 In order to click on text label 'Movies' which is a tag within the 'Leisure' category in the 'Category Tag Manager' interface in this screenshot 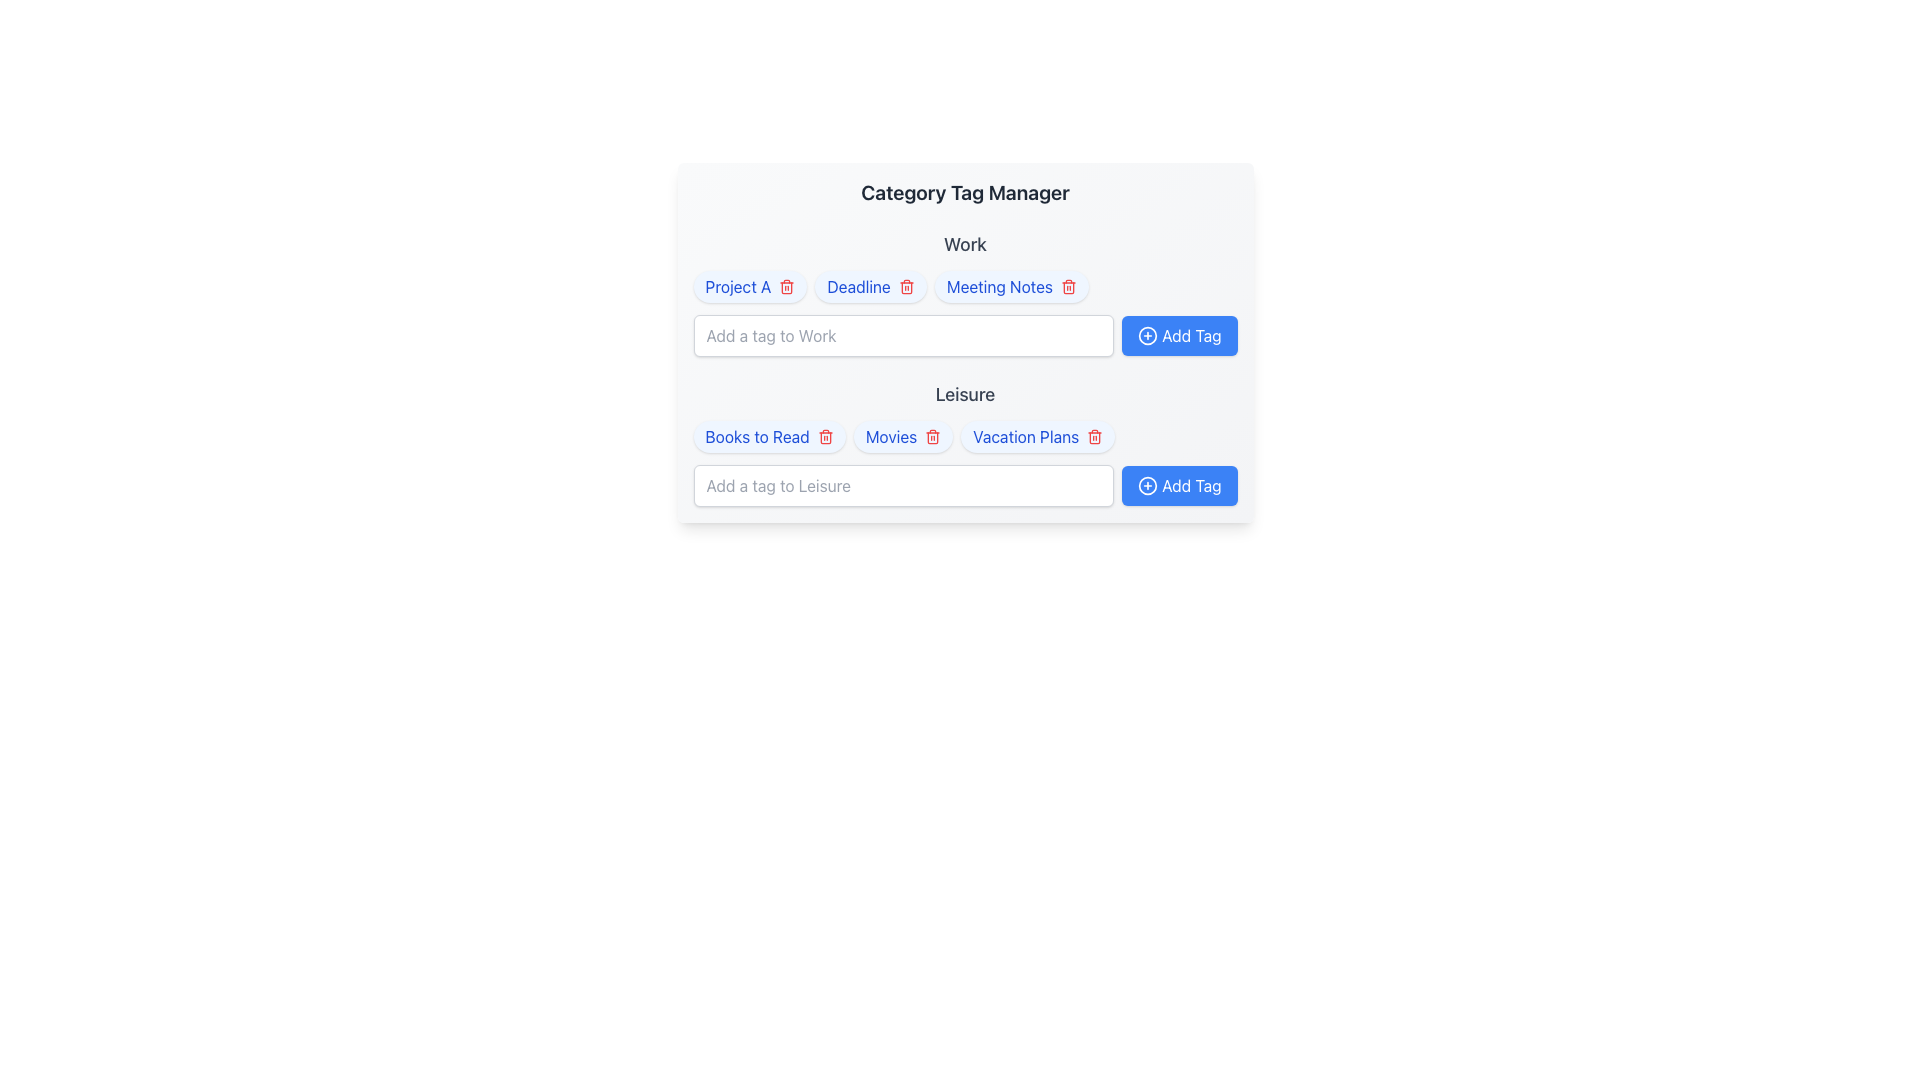, I will do `click(890, 435)`.